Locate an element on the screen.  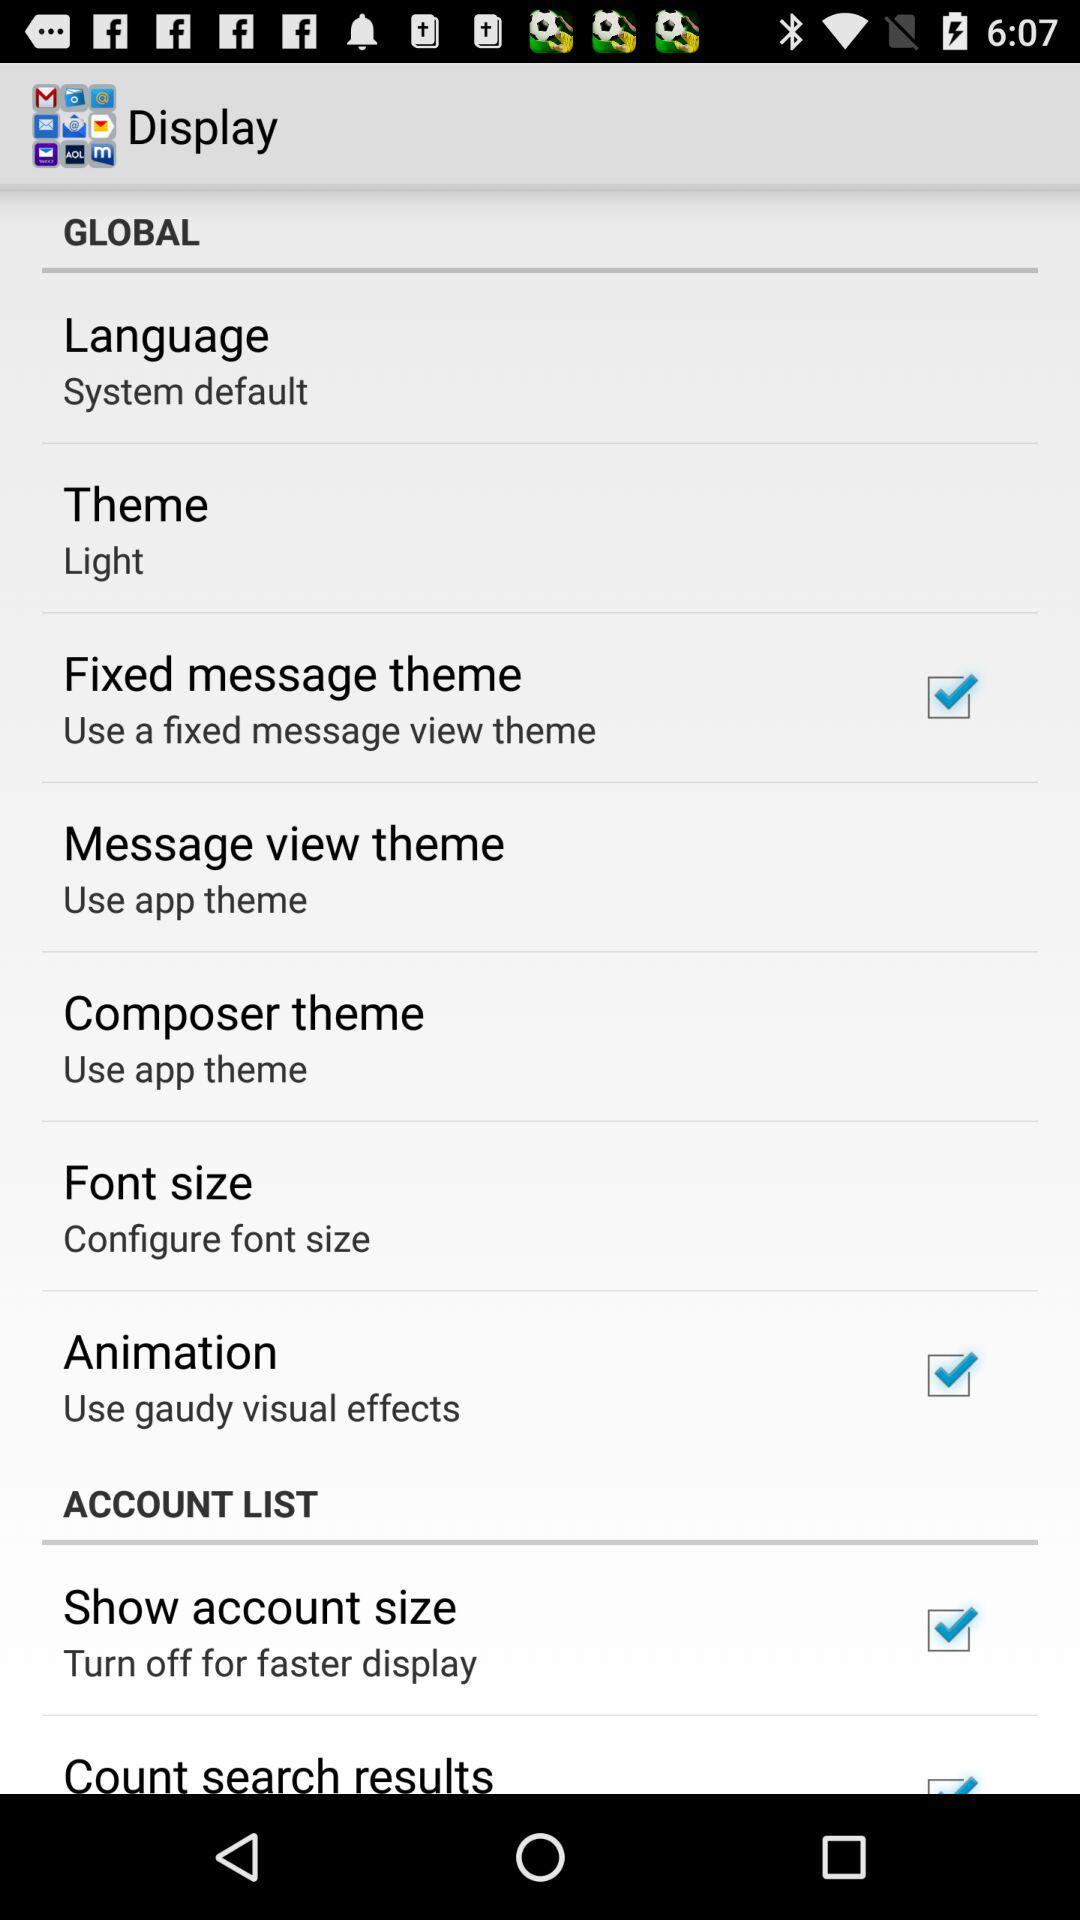
composer theme icon is located at coordinates (242, 1011).